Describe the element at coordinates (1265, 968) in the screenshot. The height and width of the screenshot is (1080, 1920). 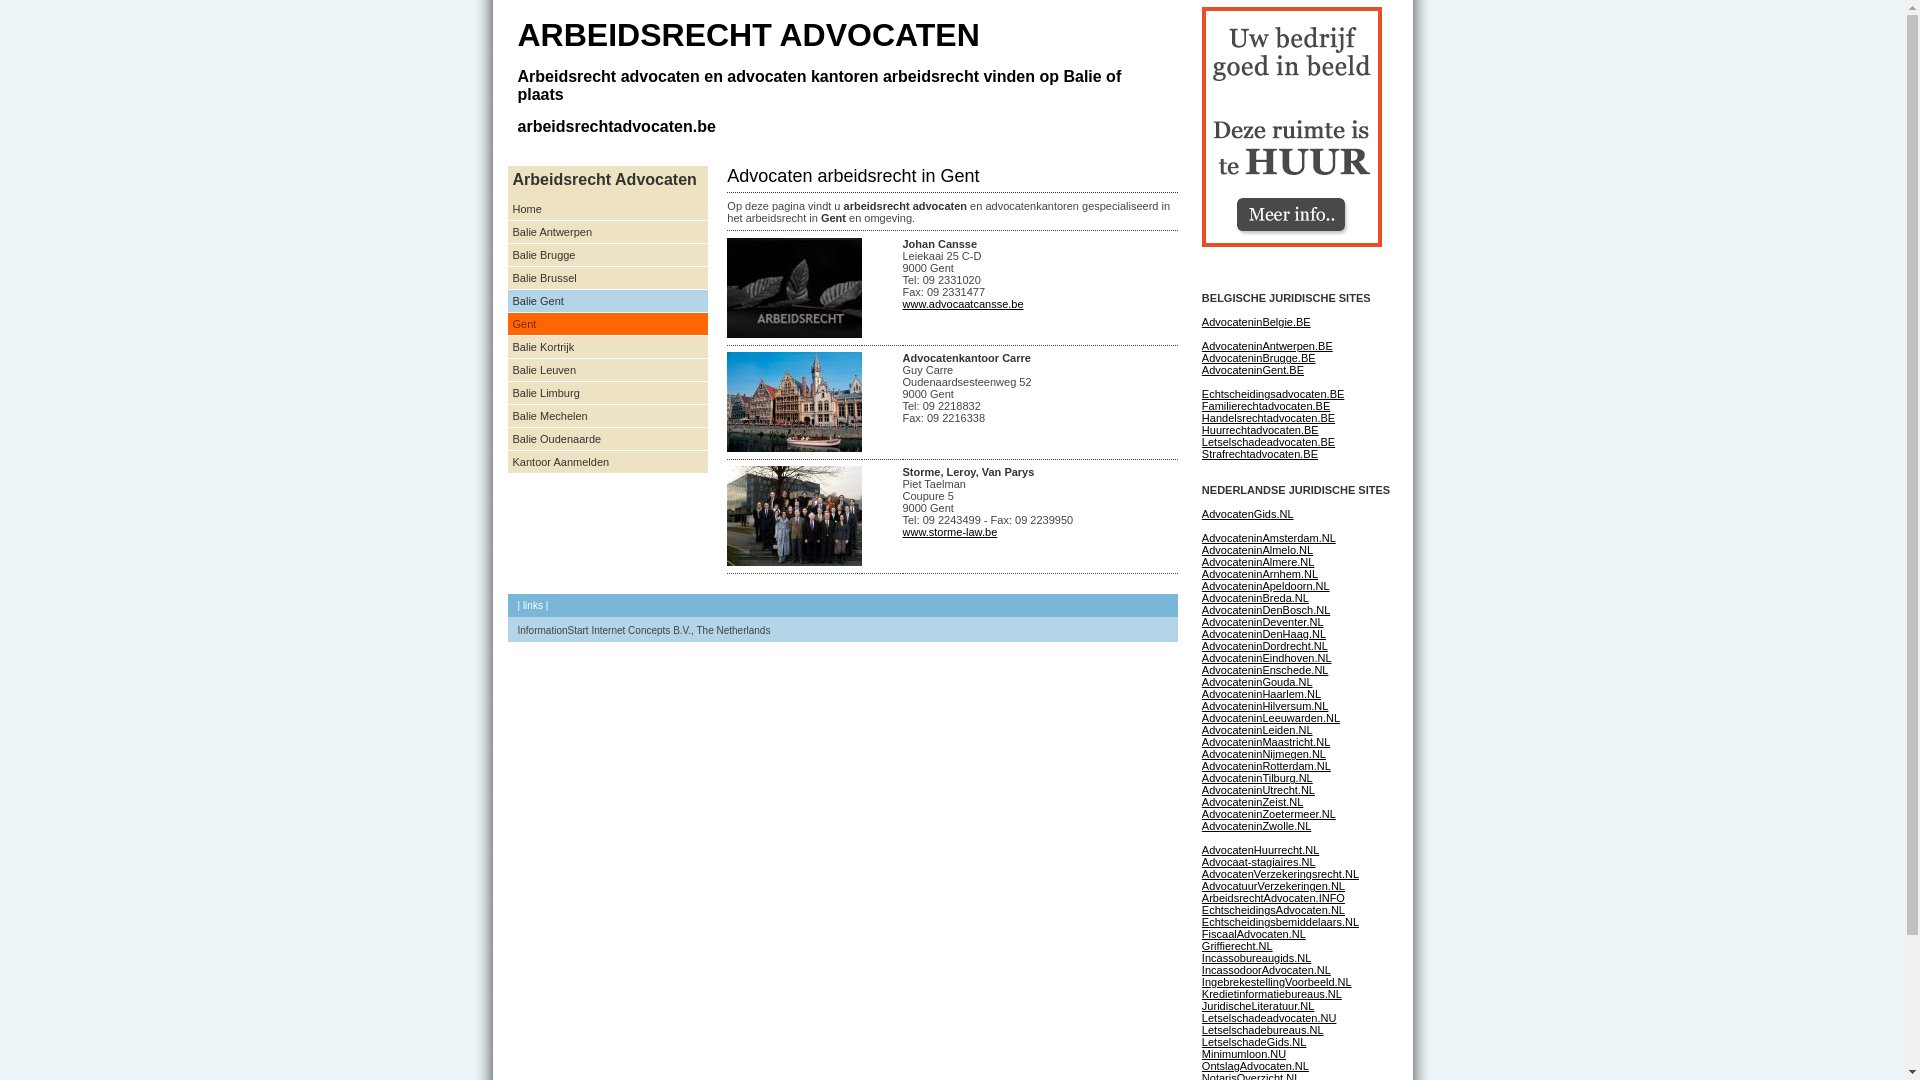
I see `'IncassodoorAdvocaten.NL'` at that location.